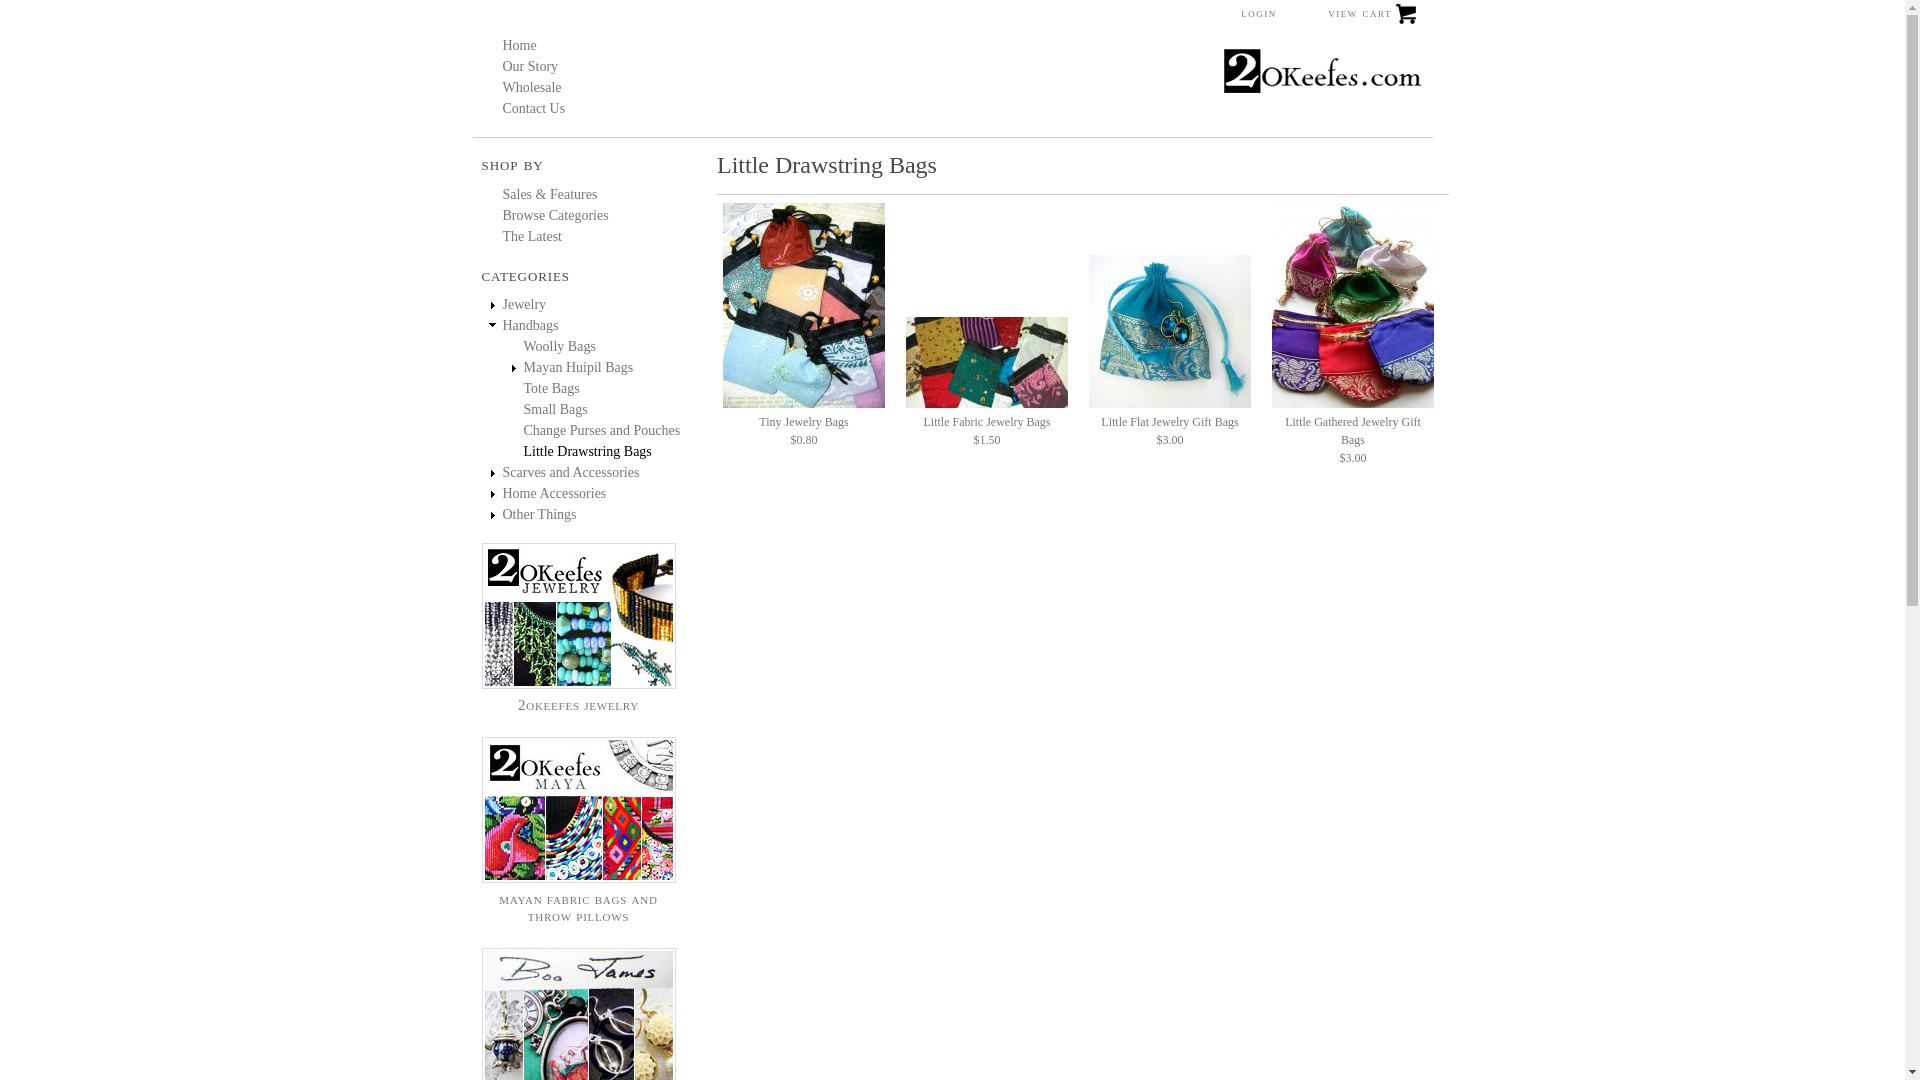 This screenshot has height=1080, width=1920. What do you see at coordinates (1257, 12) in the screenshot?
I see `'login'` at bounding box center [1257, 12].